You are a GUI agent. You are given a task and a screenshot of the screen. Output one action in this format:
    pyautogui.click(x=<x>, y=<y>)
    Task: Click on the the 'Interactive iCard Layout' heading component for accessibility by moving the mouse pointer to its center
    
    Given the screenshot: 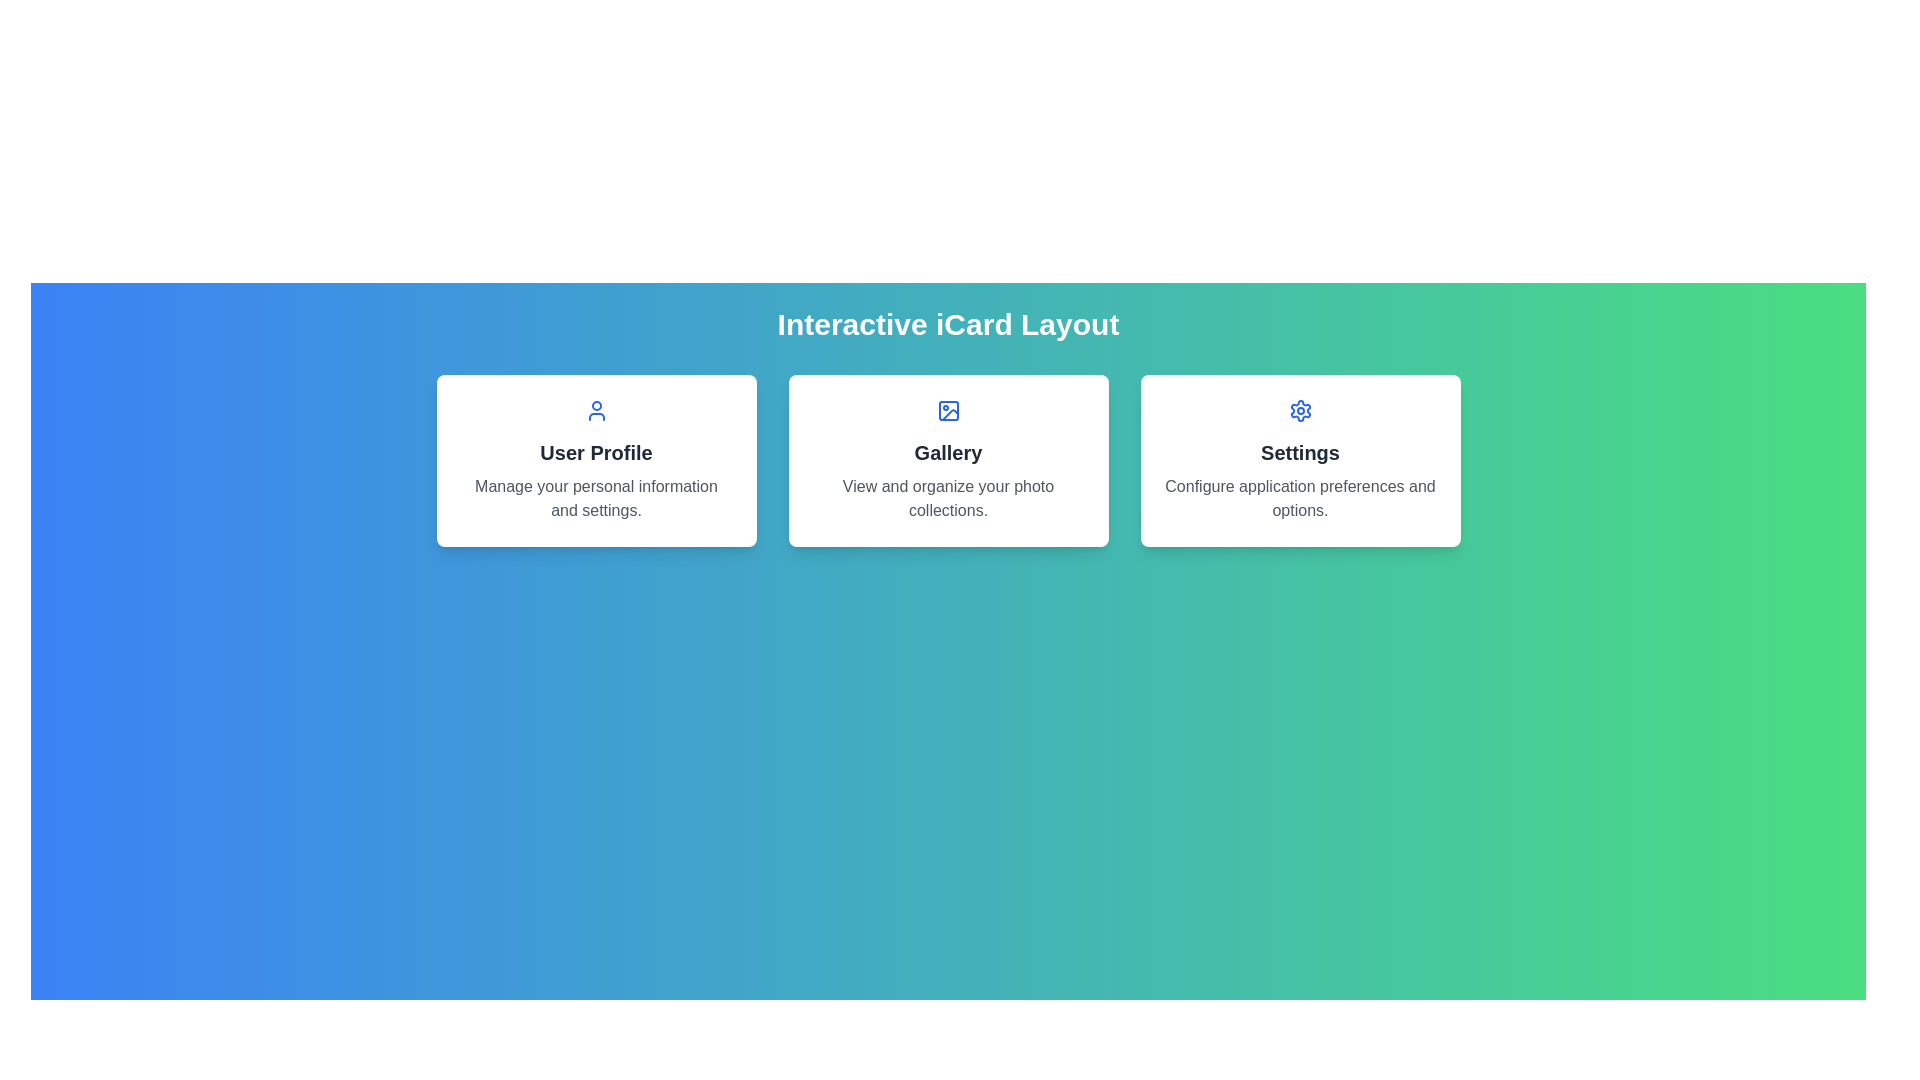 What is the action you would take?
    pyautogui.click(x=947, y=323)
    